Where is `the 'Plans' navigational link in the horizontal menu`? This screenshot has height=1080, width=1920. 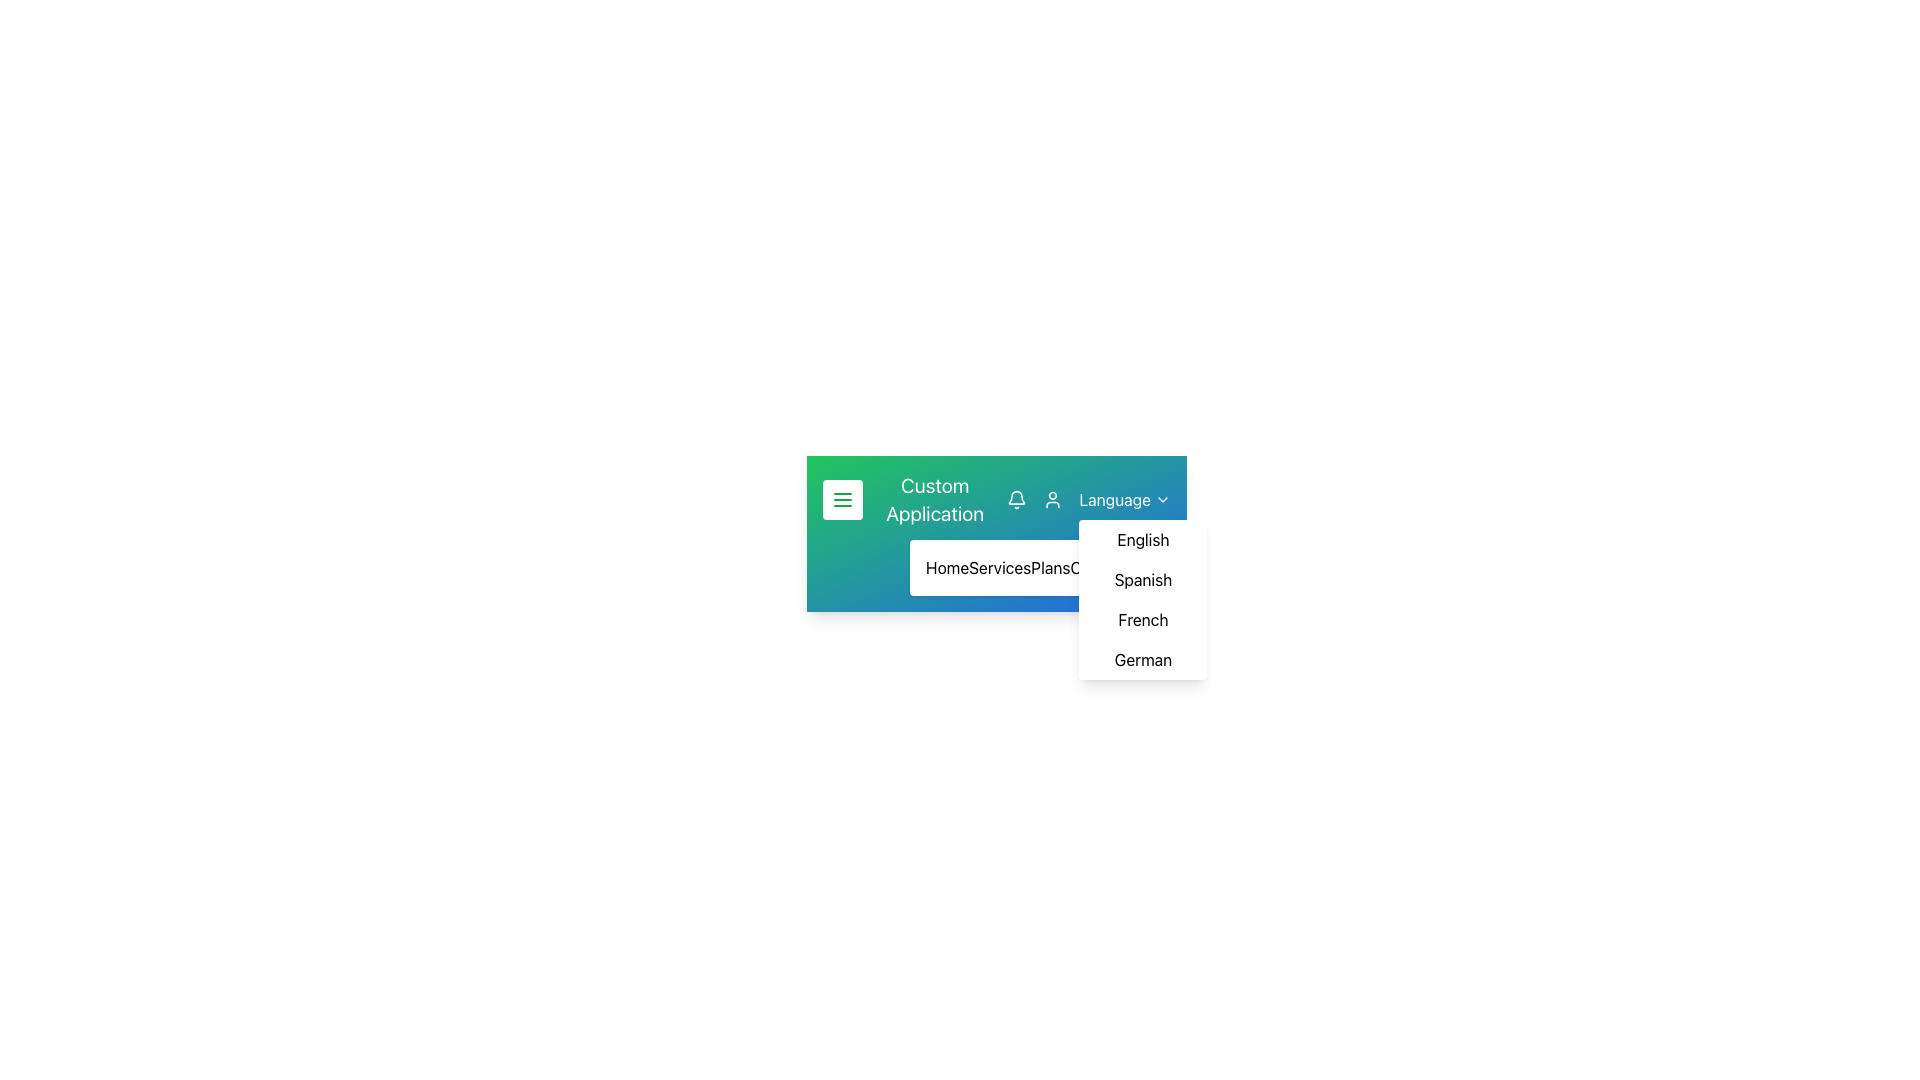
the 'Plans' navigational link in the horizontal menu is located at coordinates (1049, 567).